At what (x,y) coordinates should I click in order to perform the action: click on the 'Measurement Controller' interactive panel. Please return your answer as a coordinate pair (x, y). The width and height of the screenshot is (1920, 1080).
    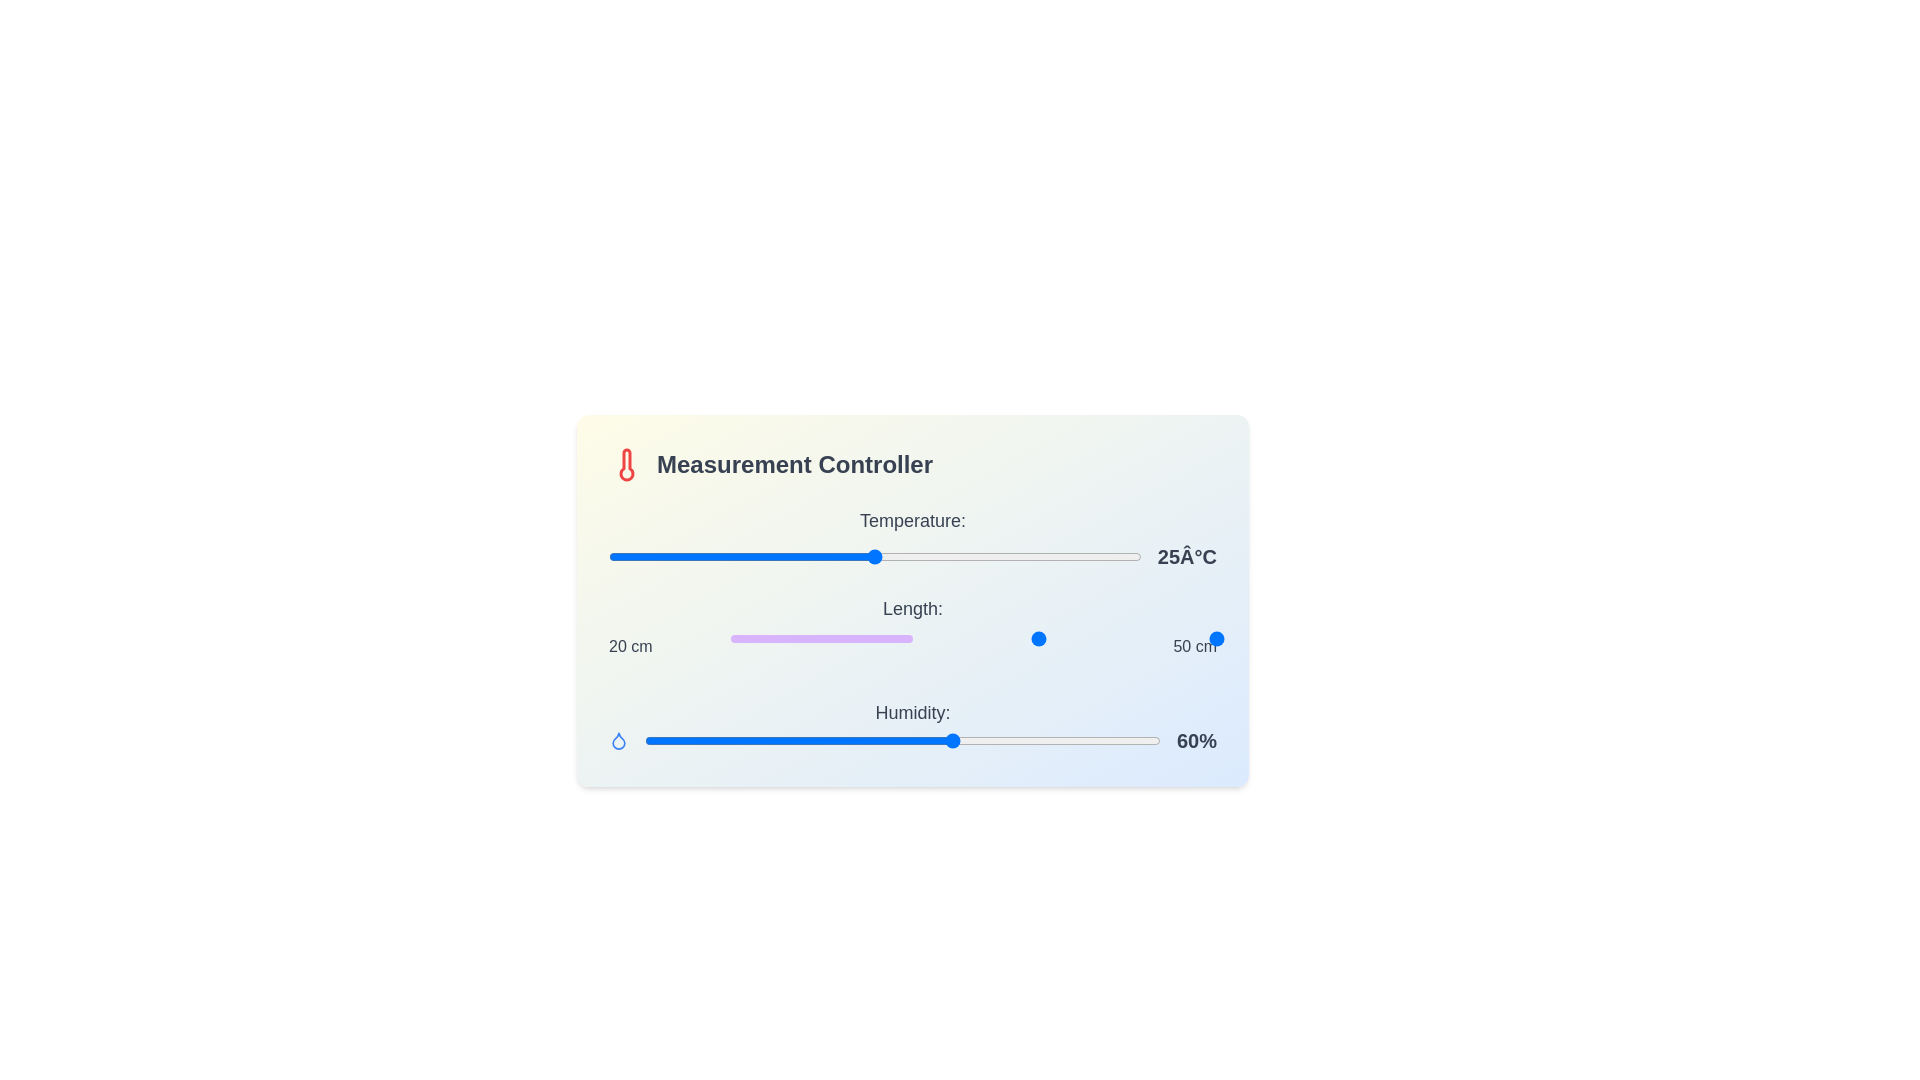
    Looking at the image, I should click on (911, 600).